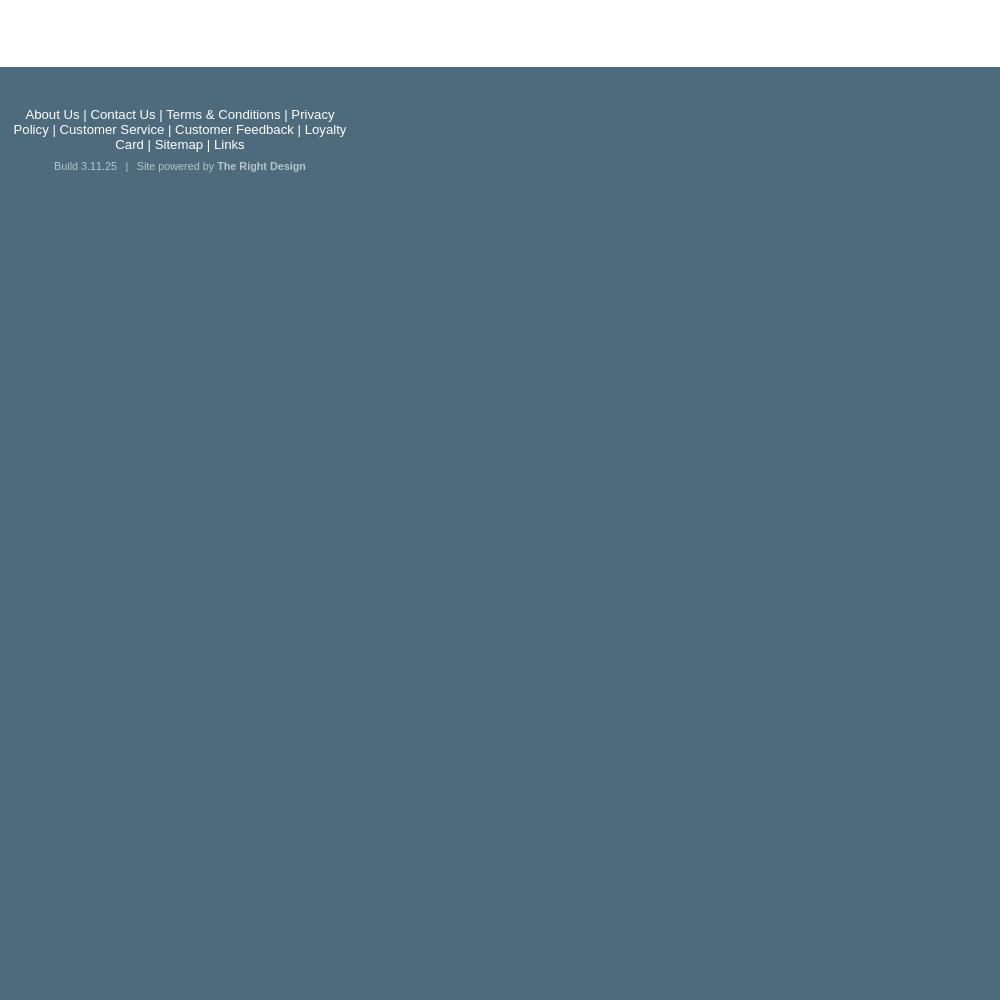 The image size is (1000, 1000). What do you see at coordinates (110, 129) in the screenshot?
I see `'Customer Service'` at bounding box center [110, 129].